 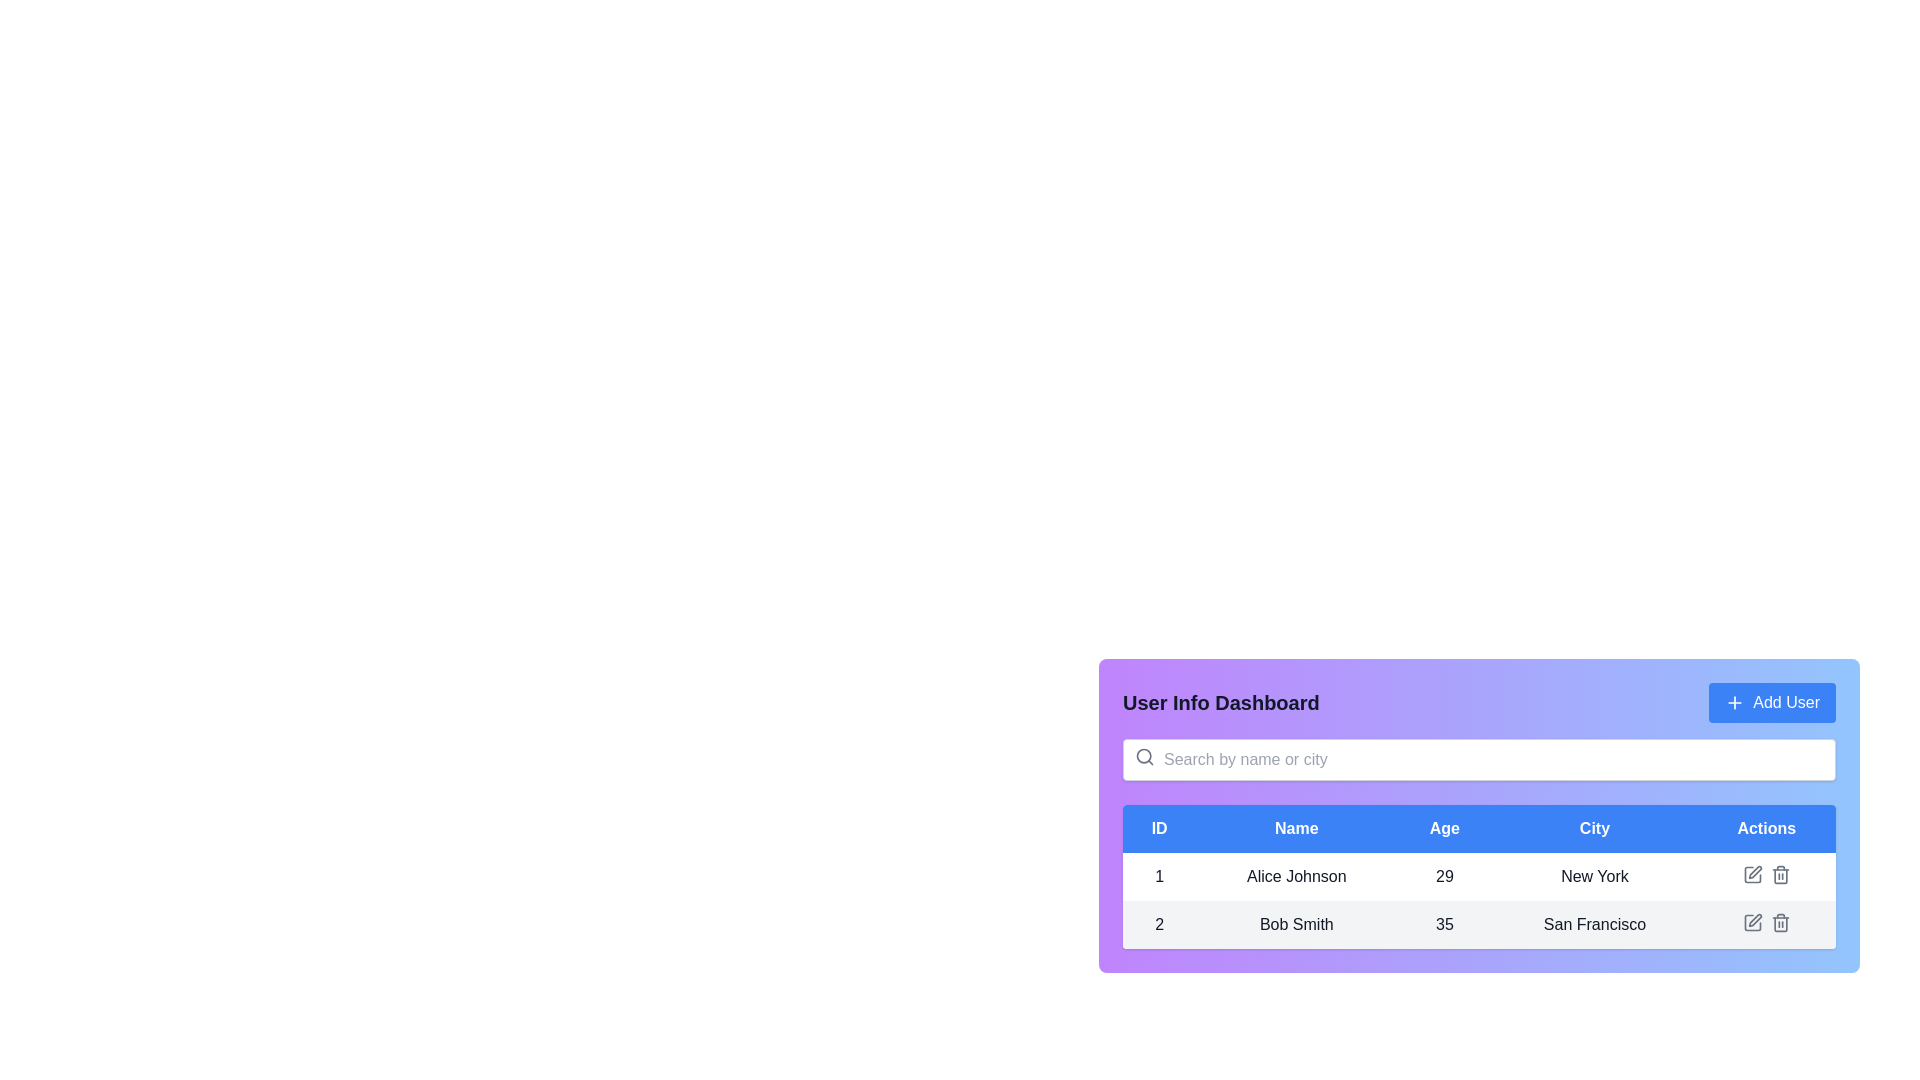 I want to click on the bright blue rectangular button with rounded edges labeled 'Add User', so click(x=1772, y=701).